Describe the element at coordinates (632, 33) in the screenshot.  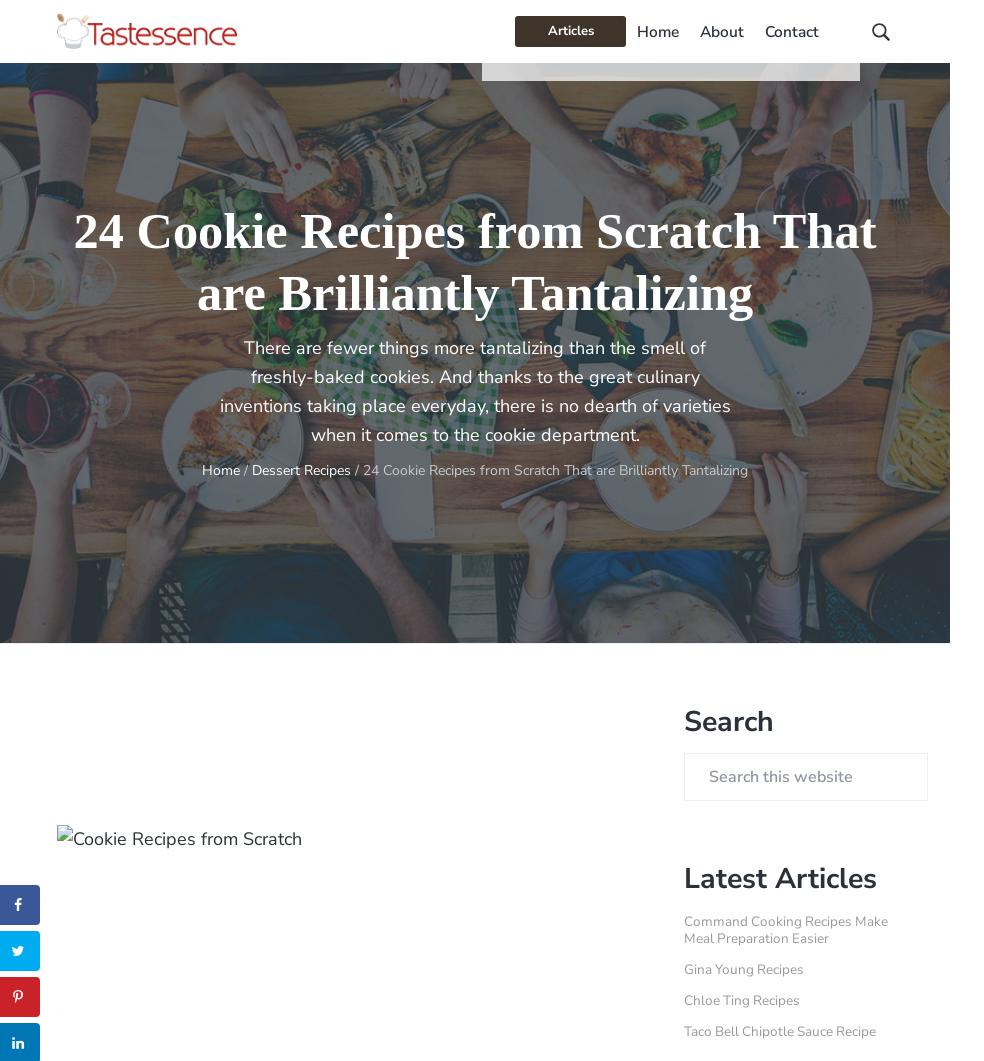
I see `'About'` at that location.